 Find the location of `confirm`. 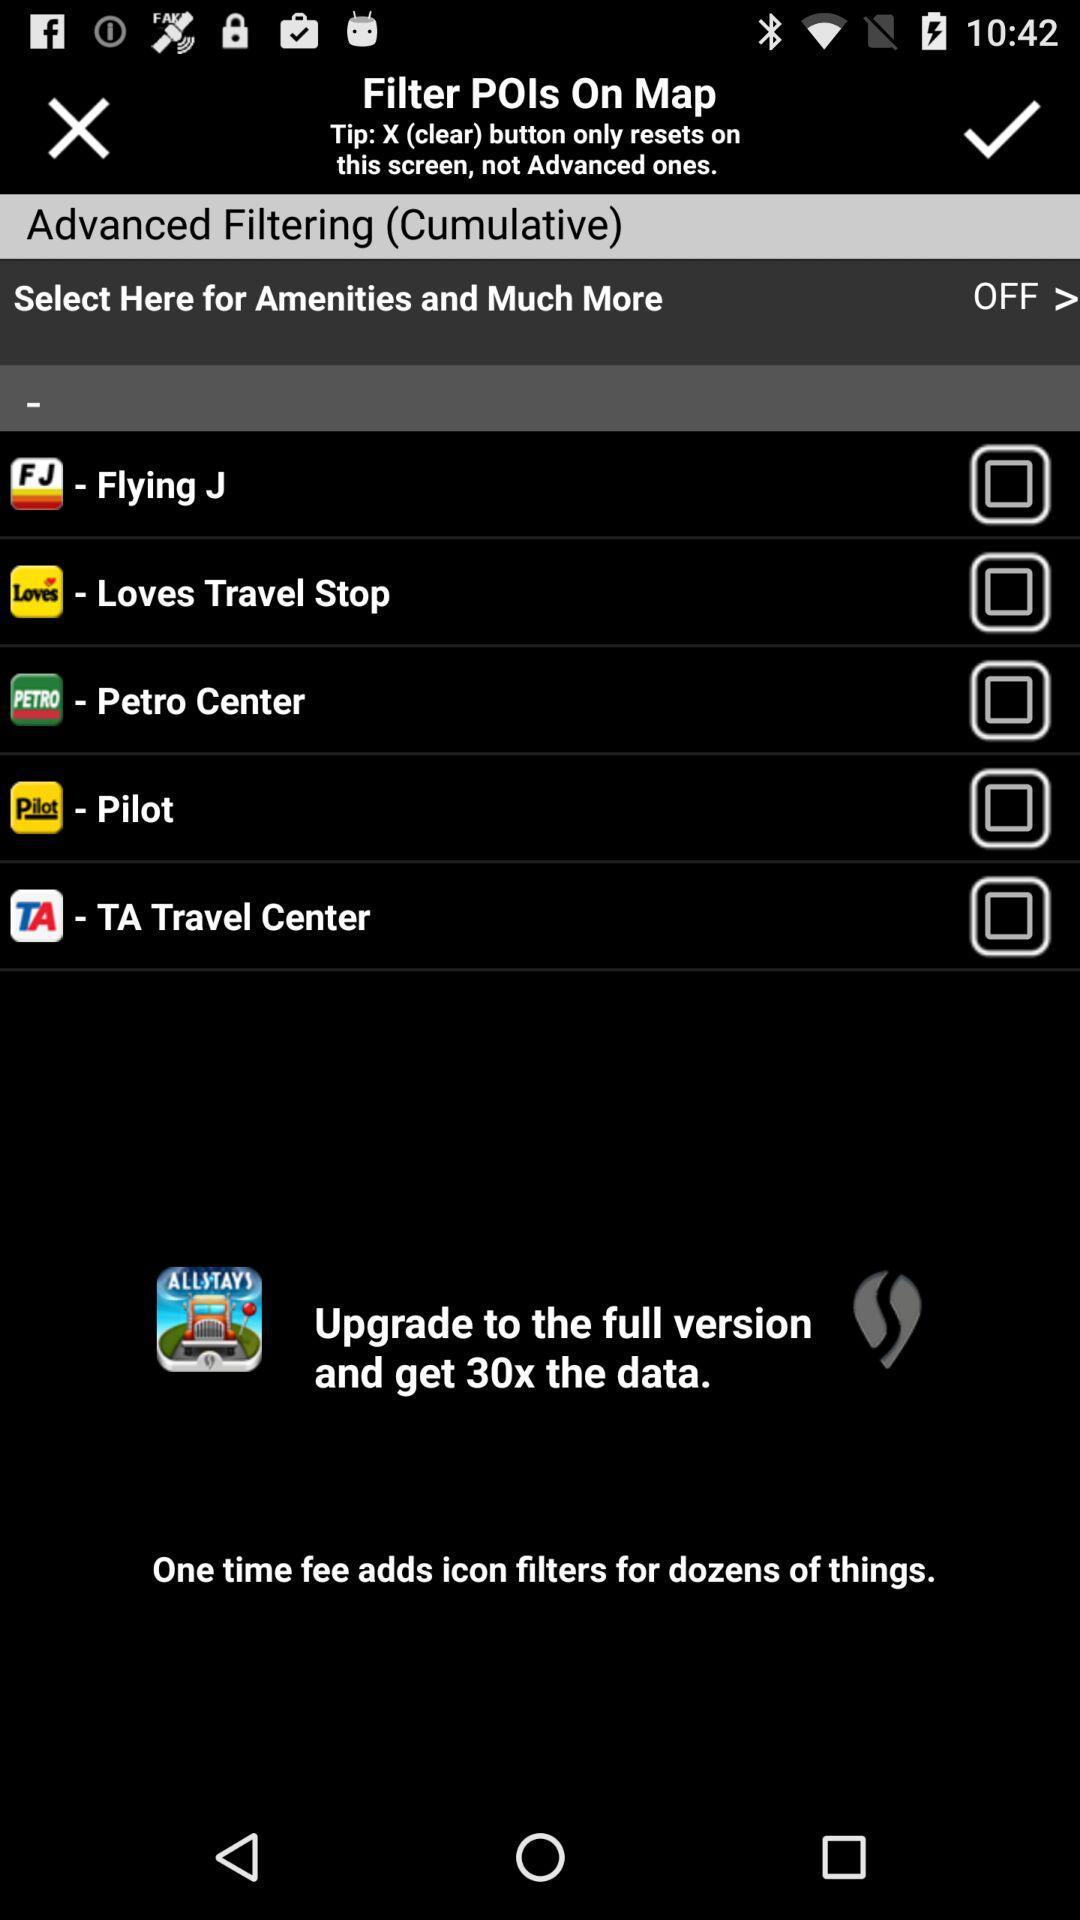

confirm is located at coordinates (1001, 127).